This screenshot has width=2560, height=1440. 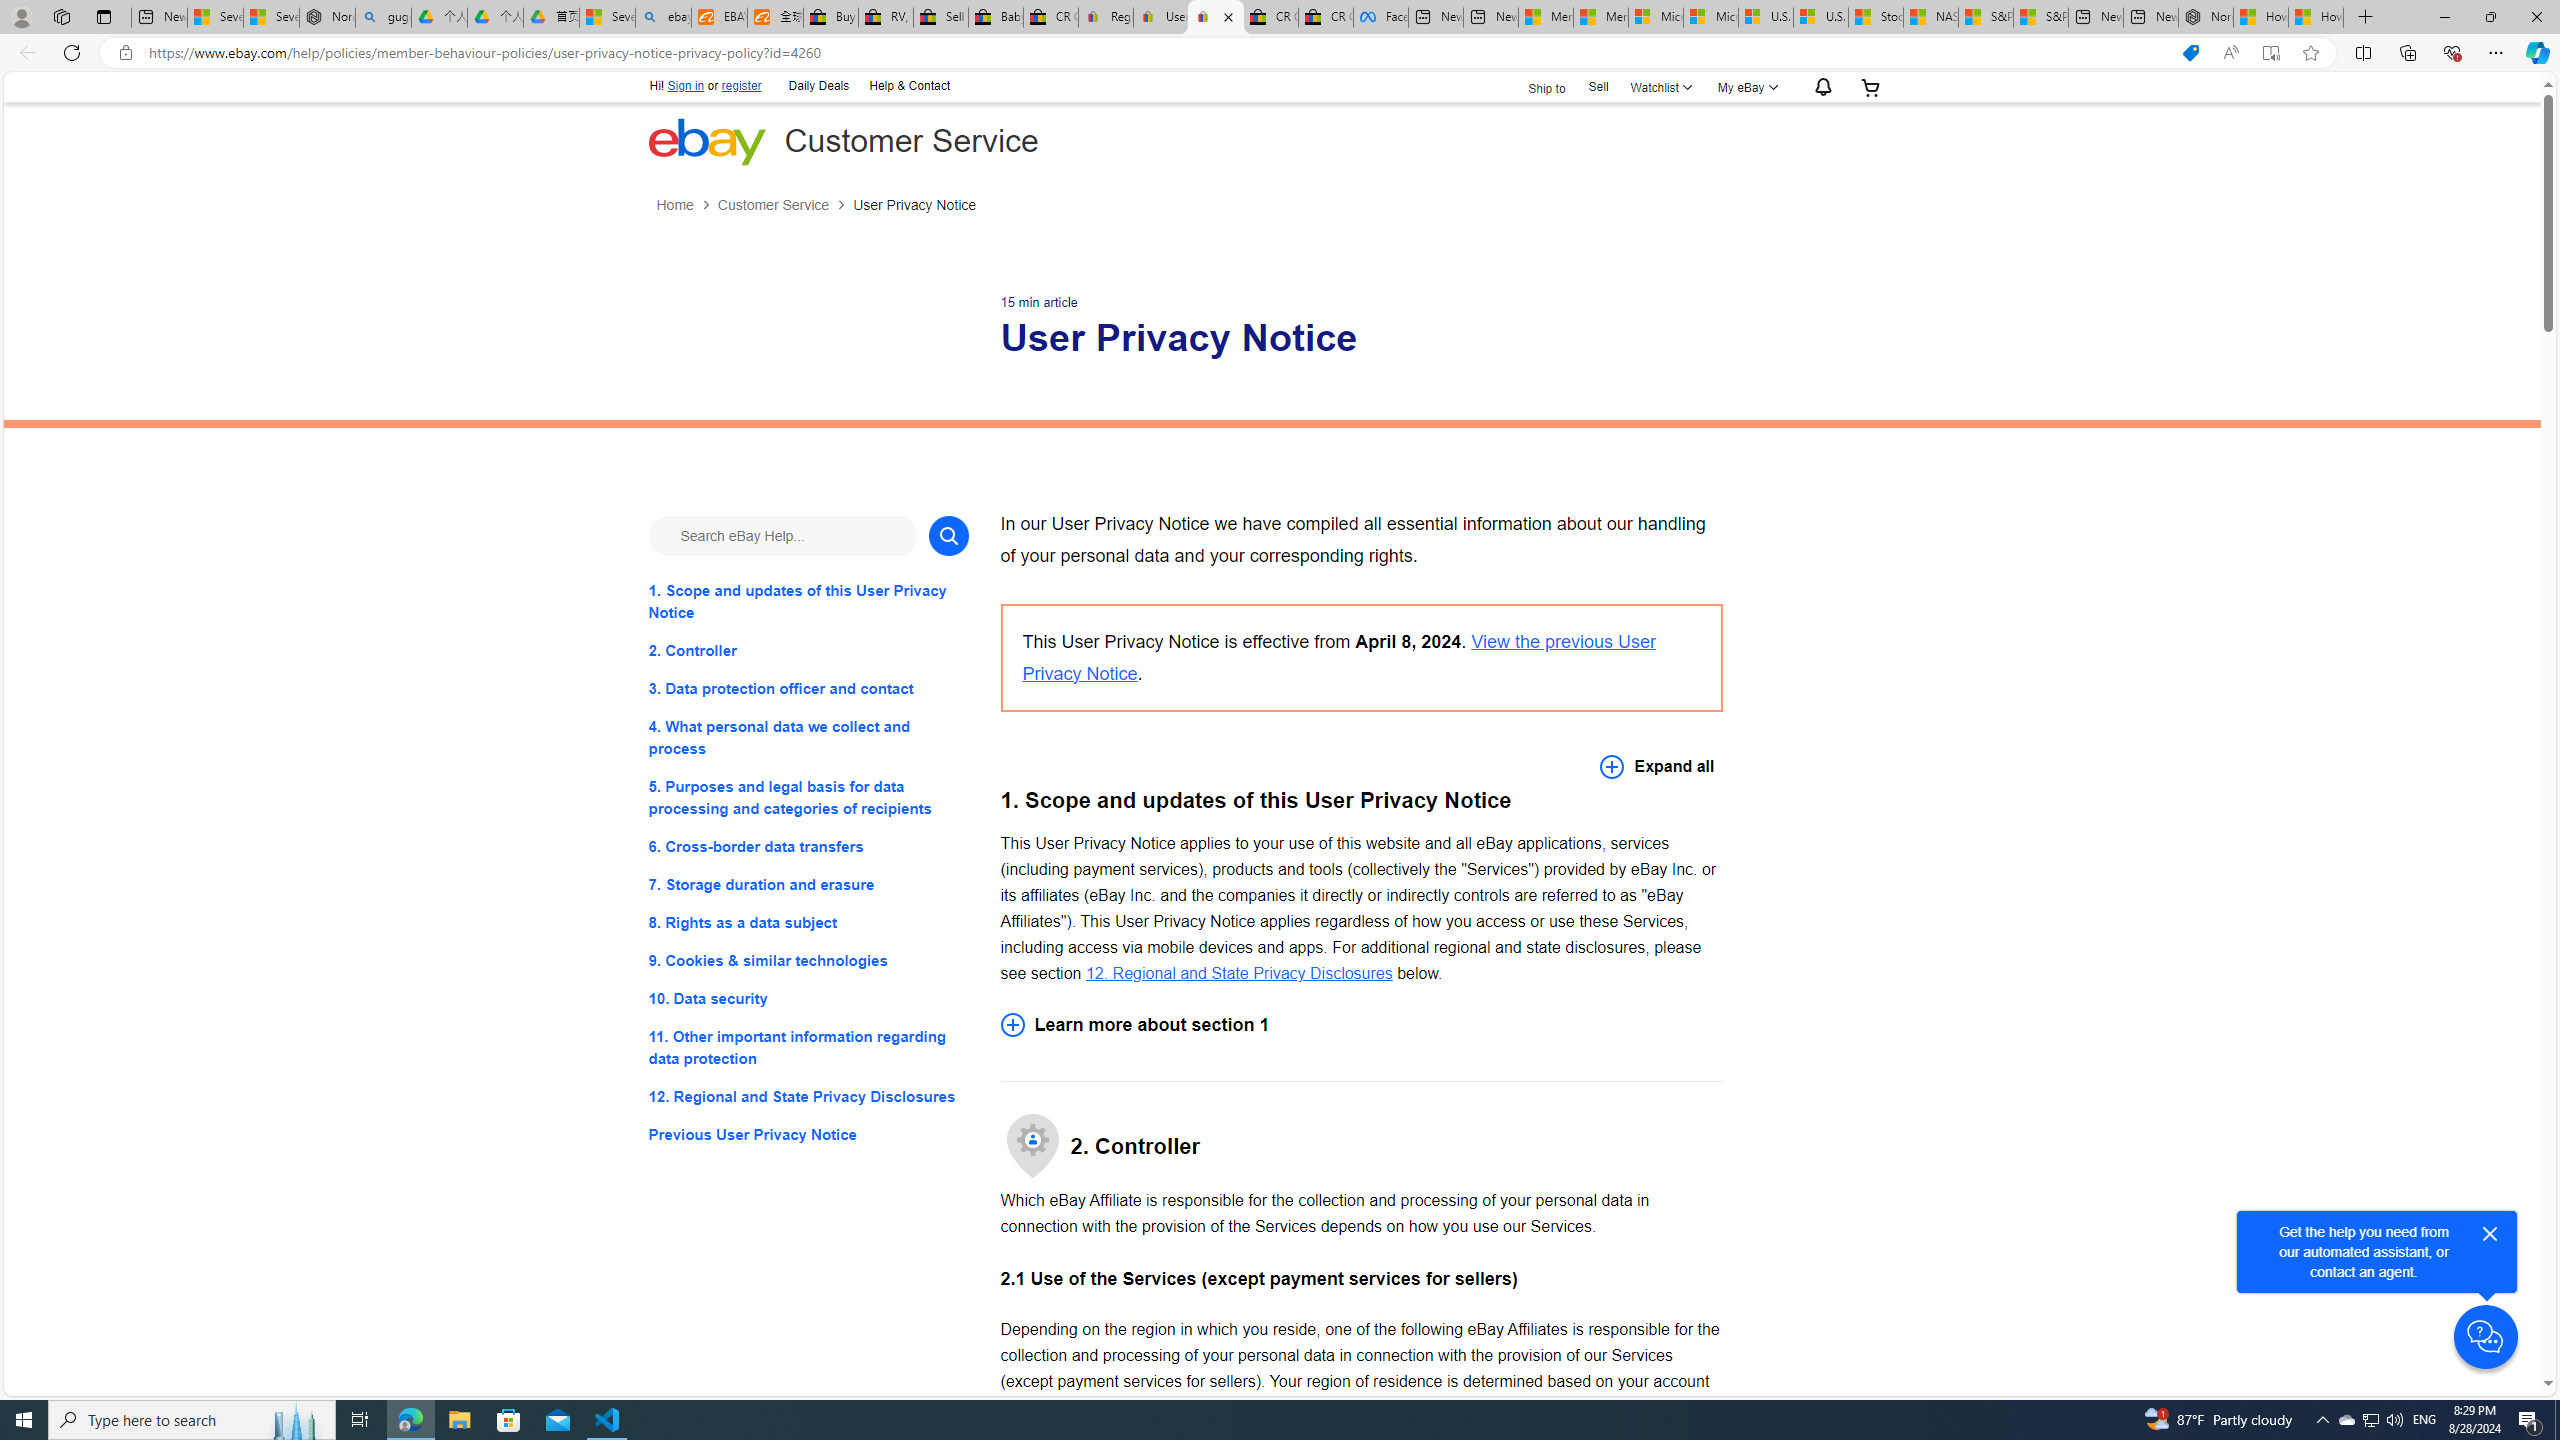 I want to click on 'Enter Immersive Reader (F9)', so click(x=2270, y=53).